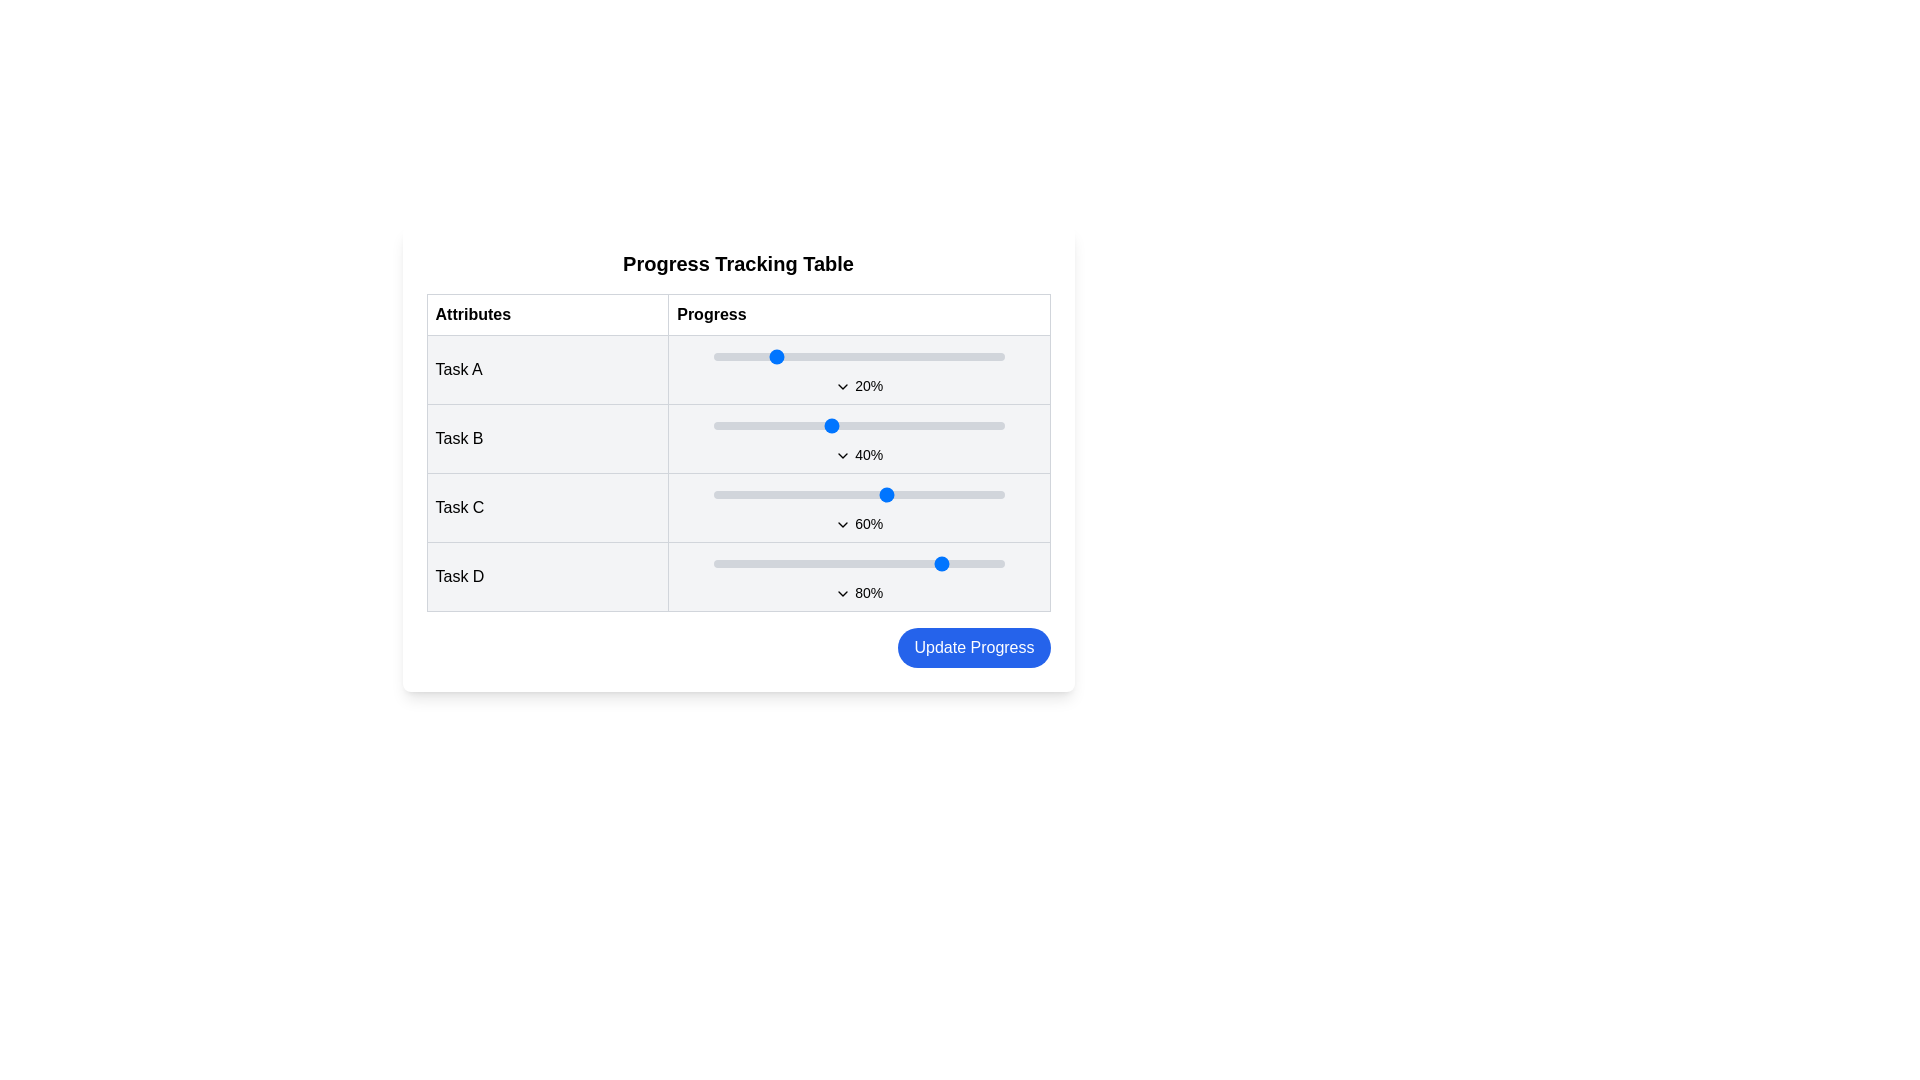  Describe the element at coordinates (815, 424) in the screenshot. I see `progress` at that location.